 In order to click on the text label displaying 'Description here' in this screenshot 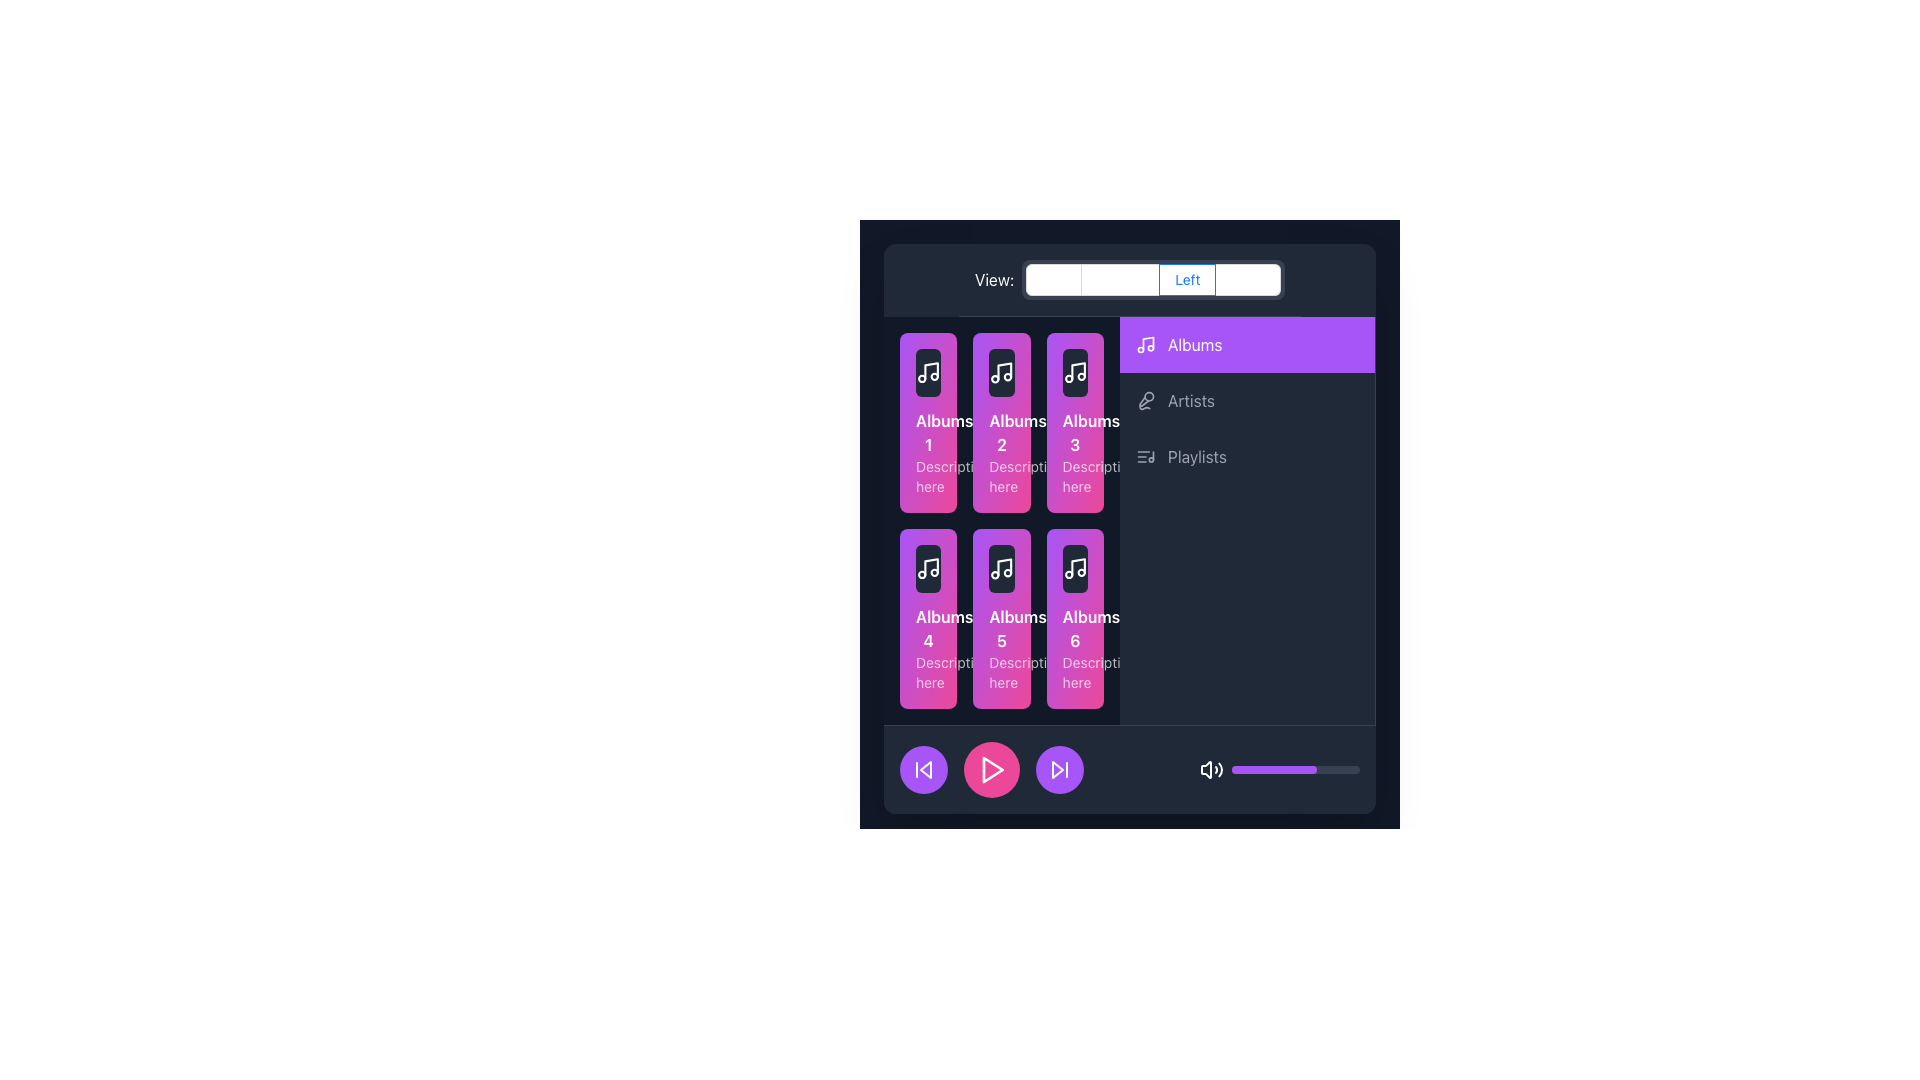, I will do `click(927, 477)`.